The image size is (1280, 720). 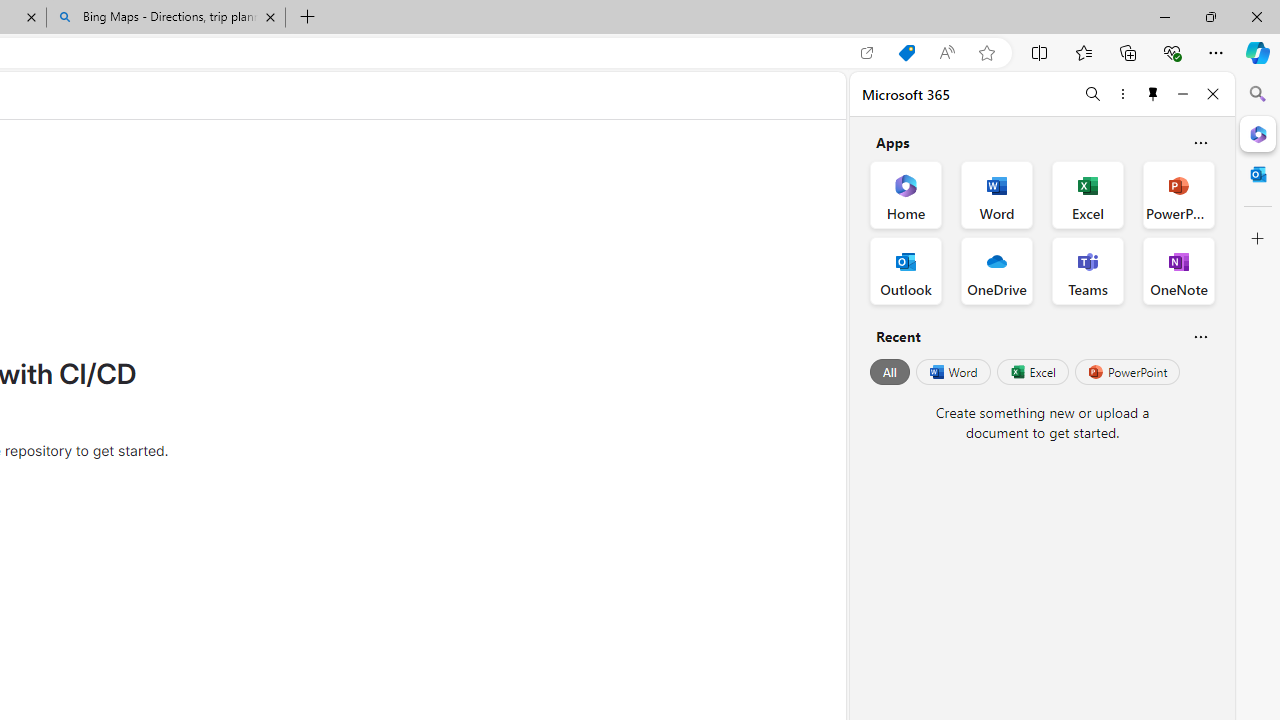 What do you see at coordinates (1127, 372) in the screenshot?
I see `'PowerPoint'` at bounding box center [1127, 372].